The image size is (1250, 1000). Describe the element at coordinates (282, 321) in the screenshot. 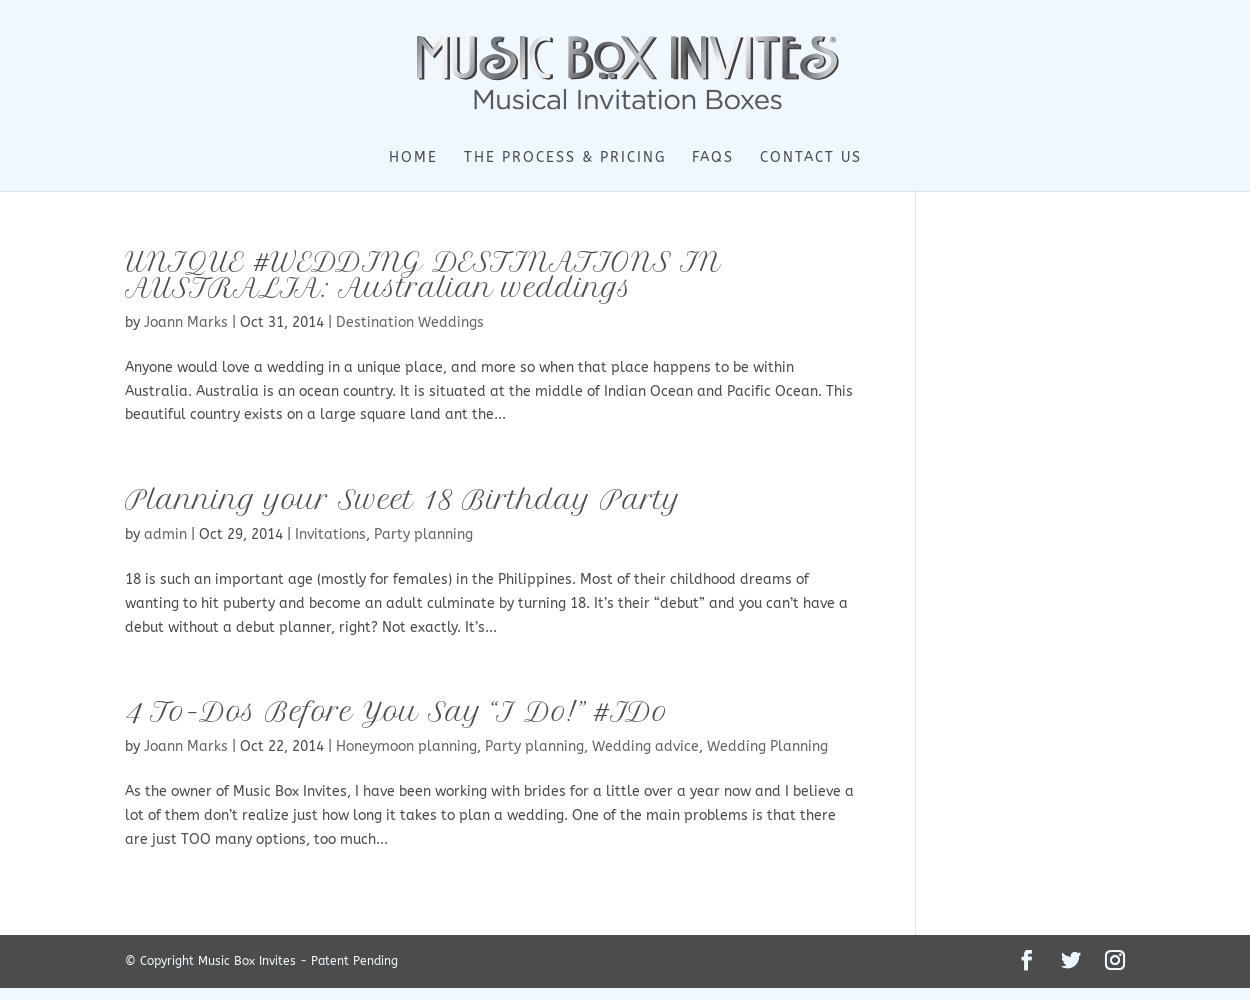

I see `'Oct 31, 2014'` at that location.